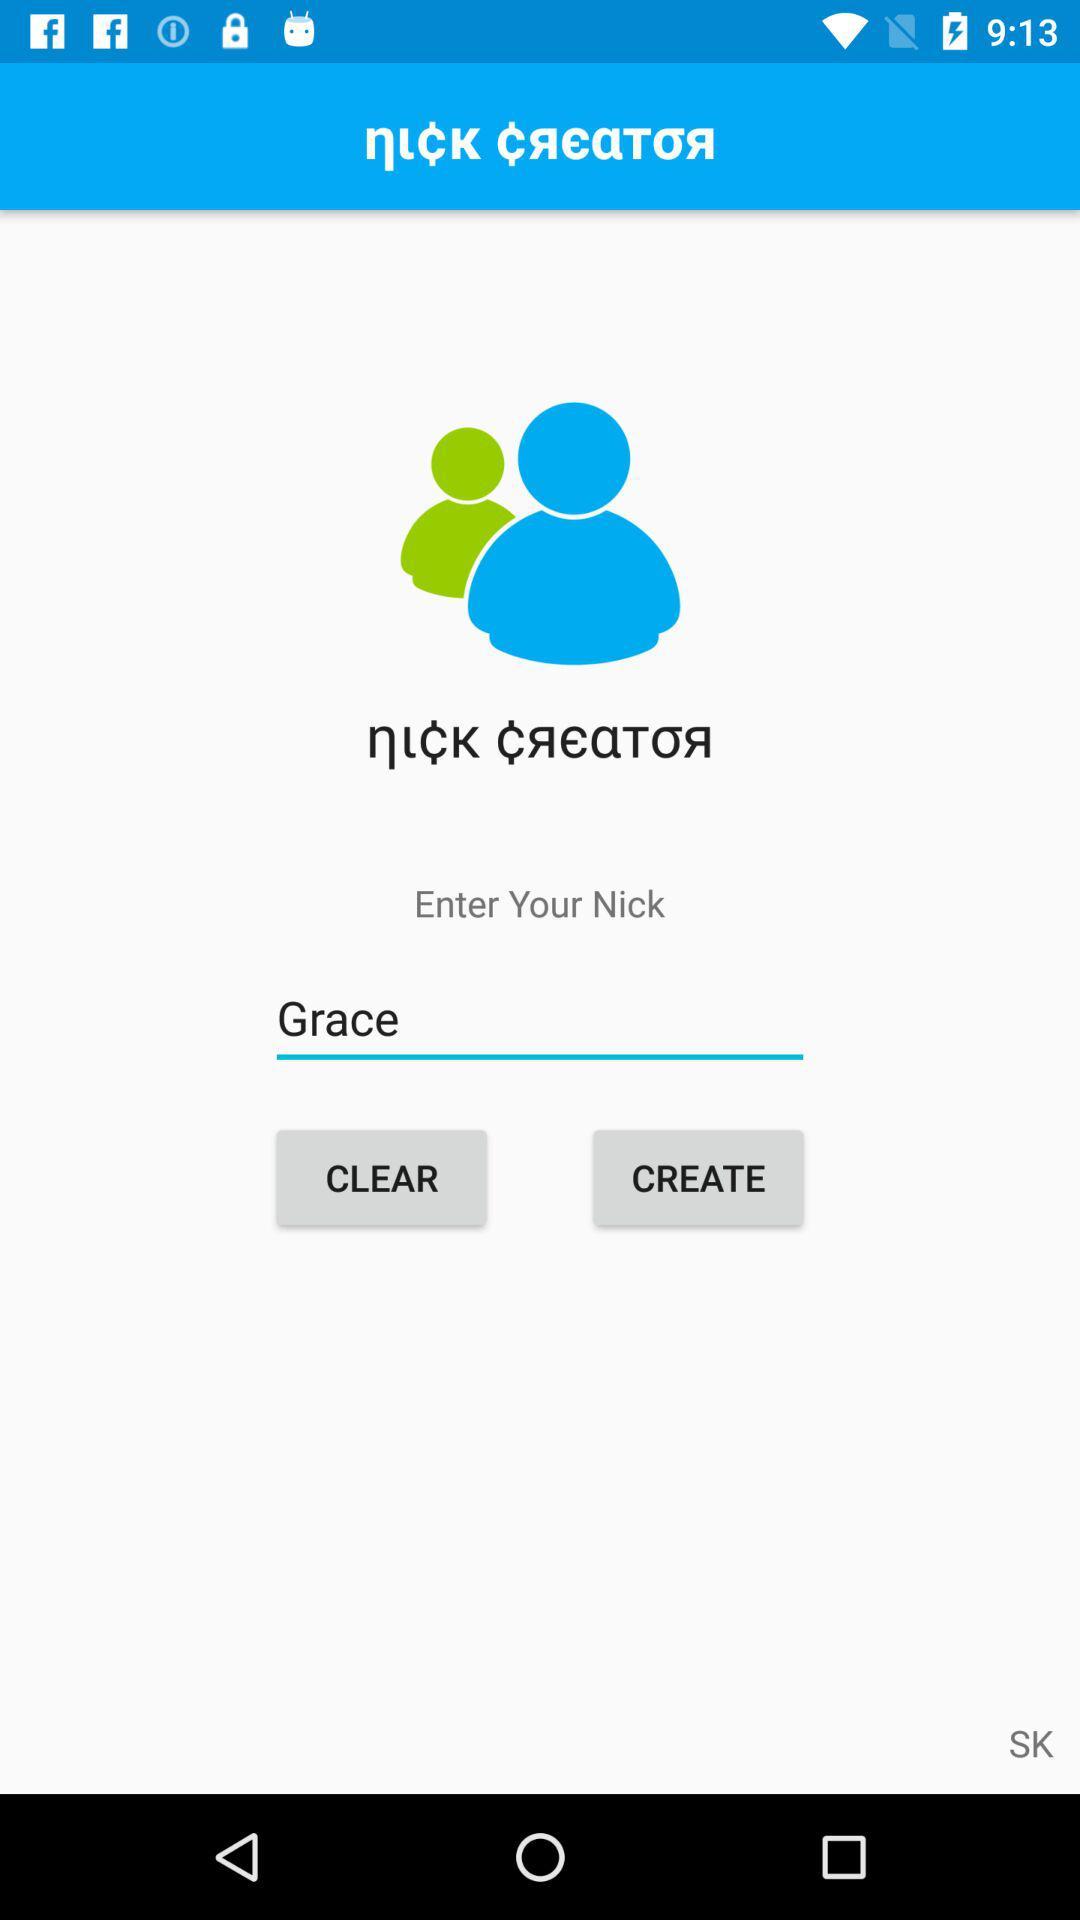 The height and width of the screenshot is (1920, 1080). Describe the element at coordinates (381, 1177) in the screenshot. I see `the clear` at that location.